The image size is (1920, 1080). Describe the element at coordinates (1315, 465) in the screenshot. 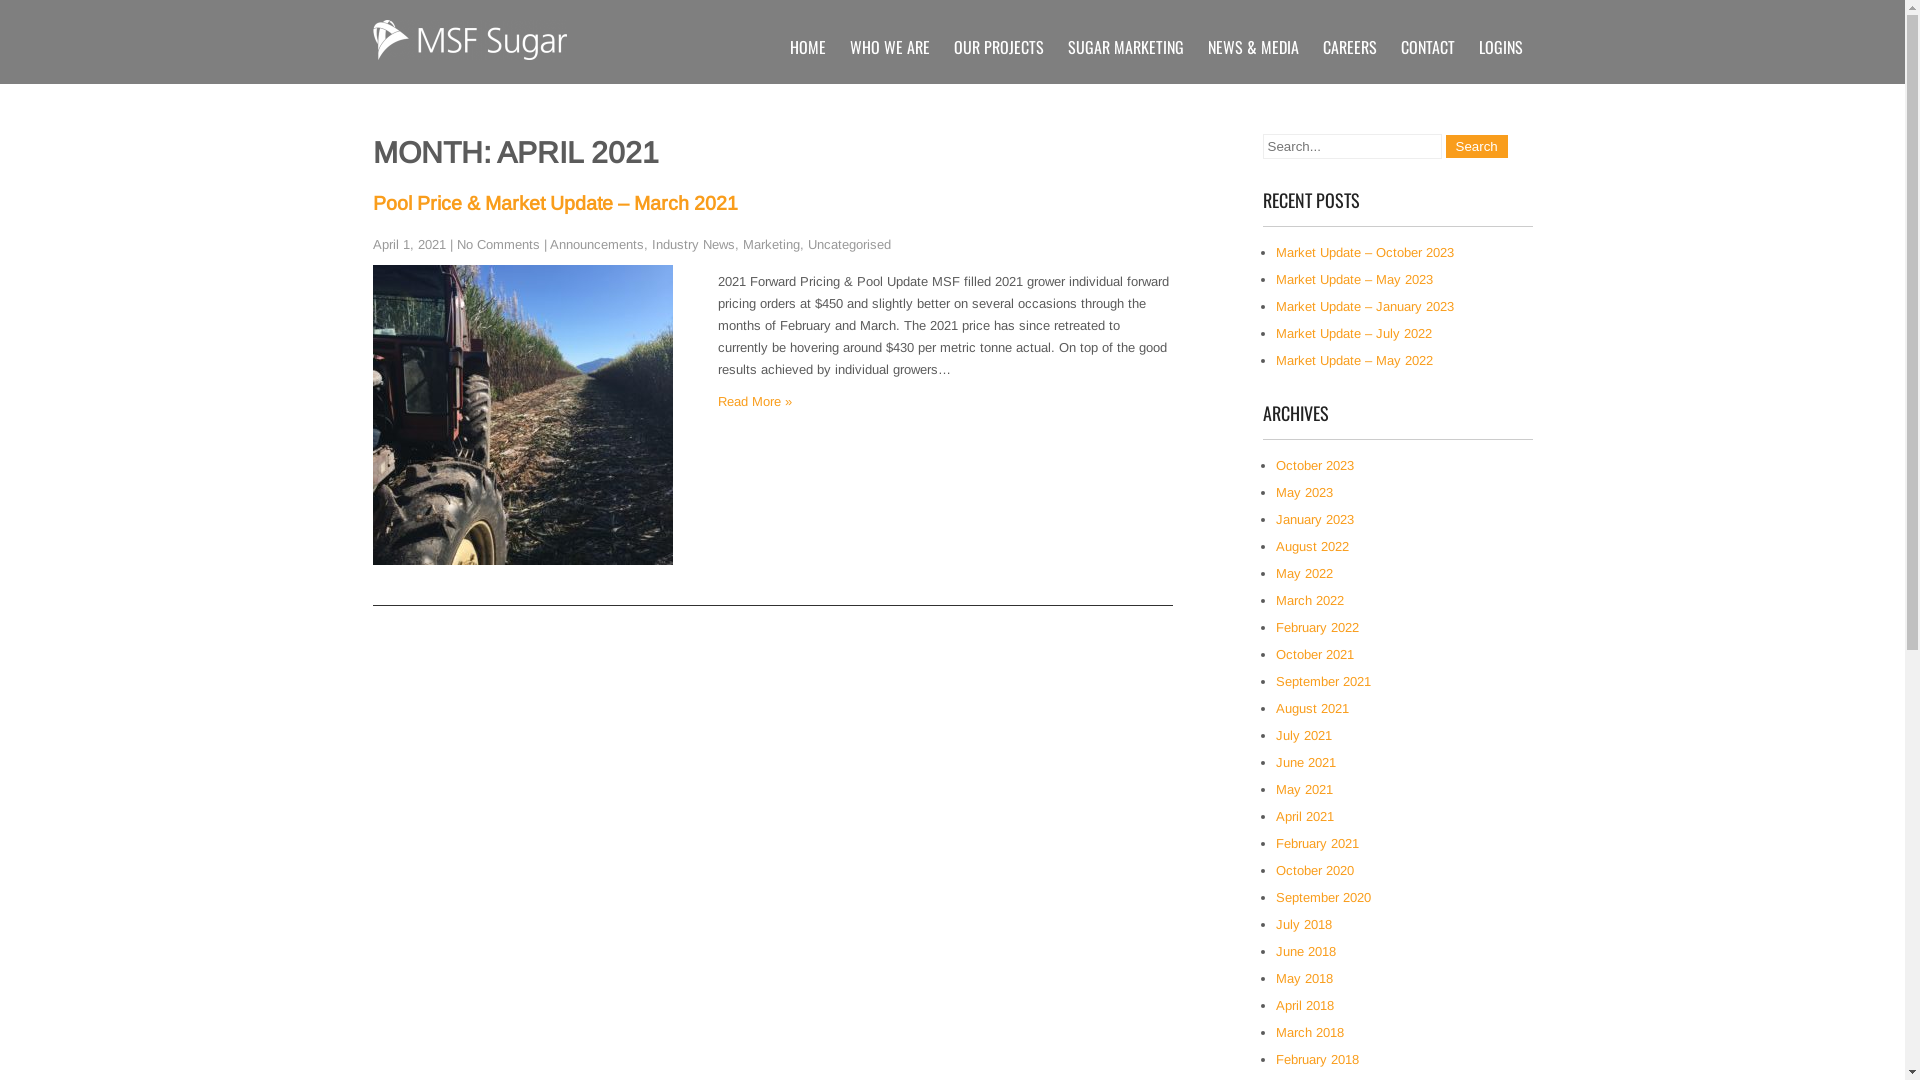

I see `'October 2023'` at that location.